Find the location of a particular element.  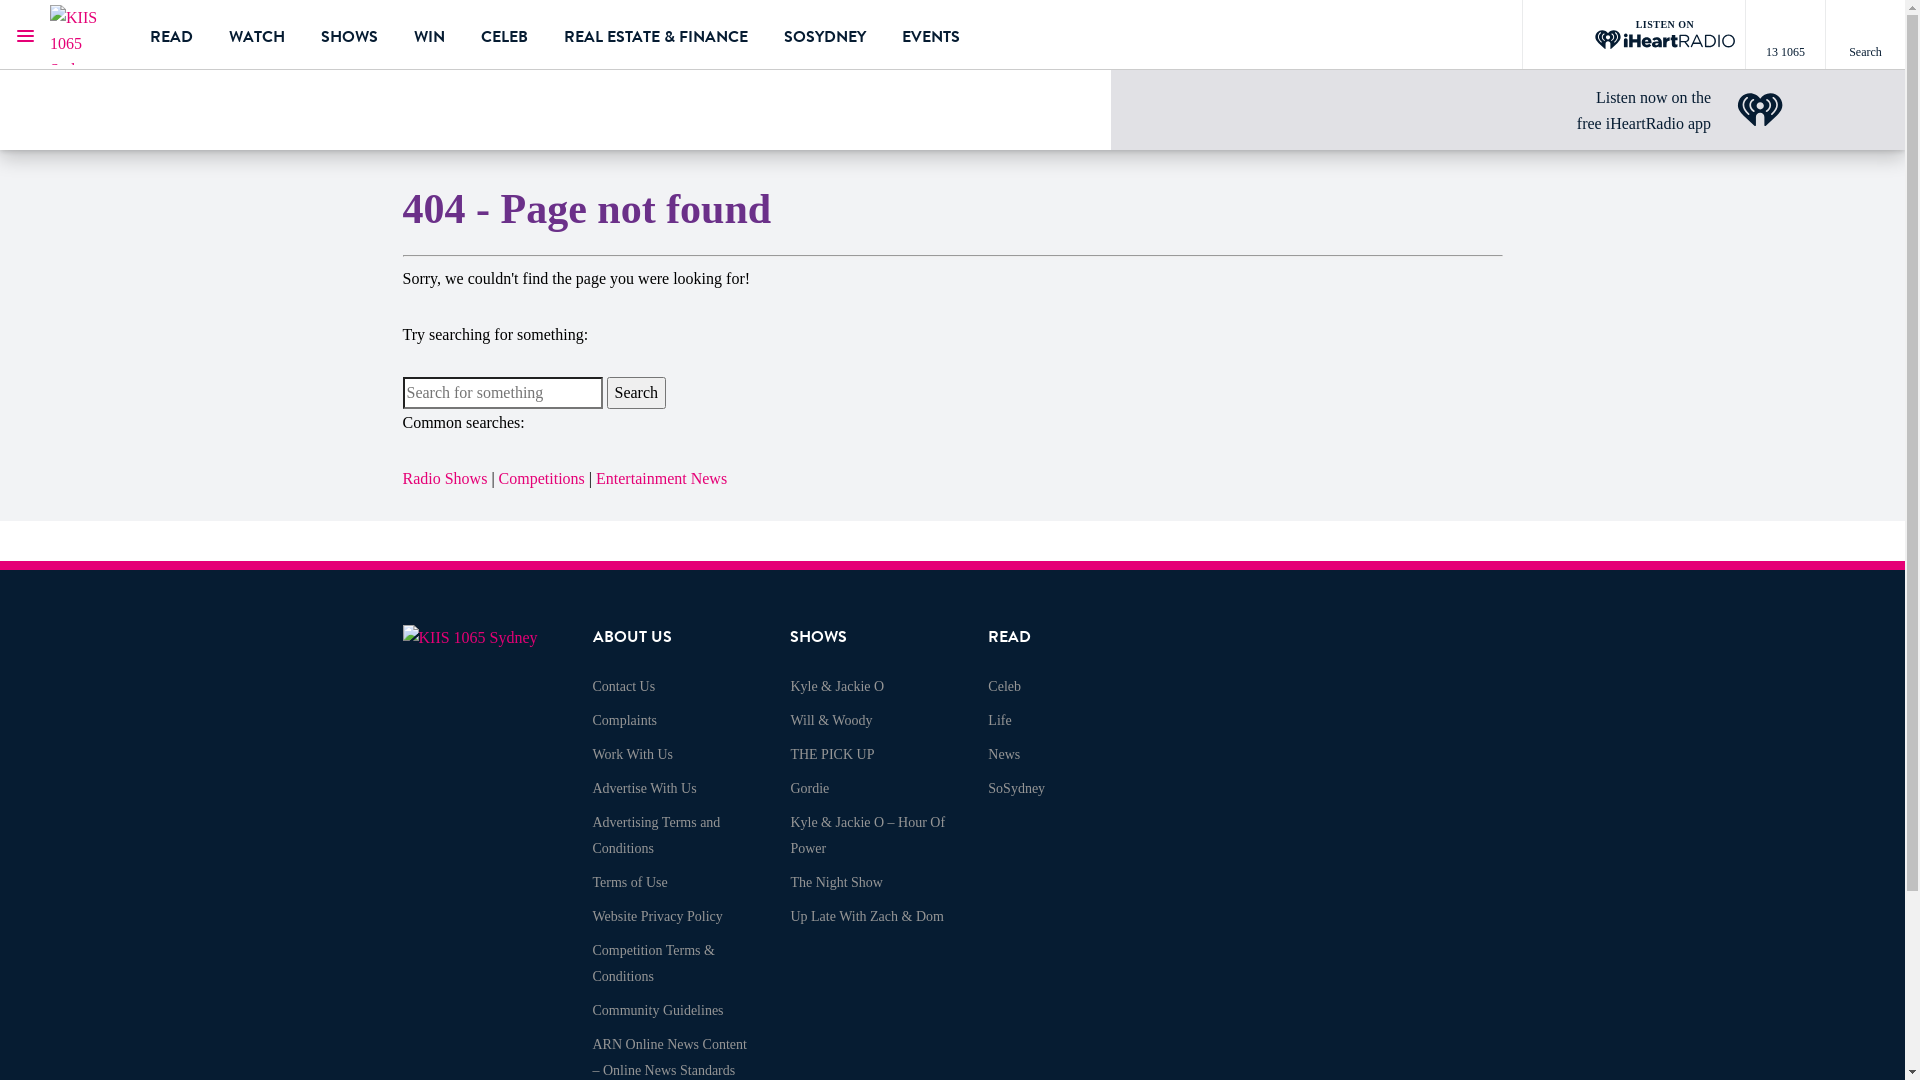

'Kyle & Jackie O' is located at coordinates (836, 685).